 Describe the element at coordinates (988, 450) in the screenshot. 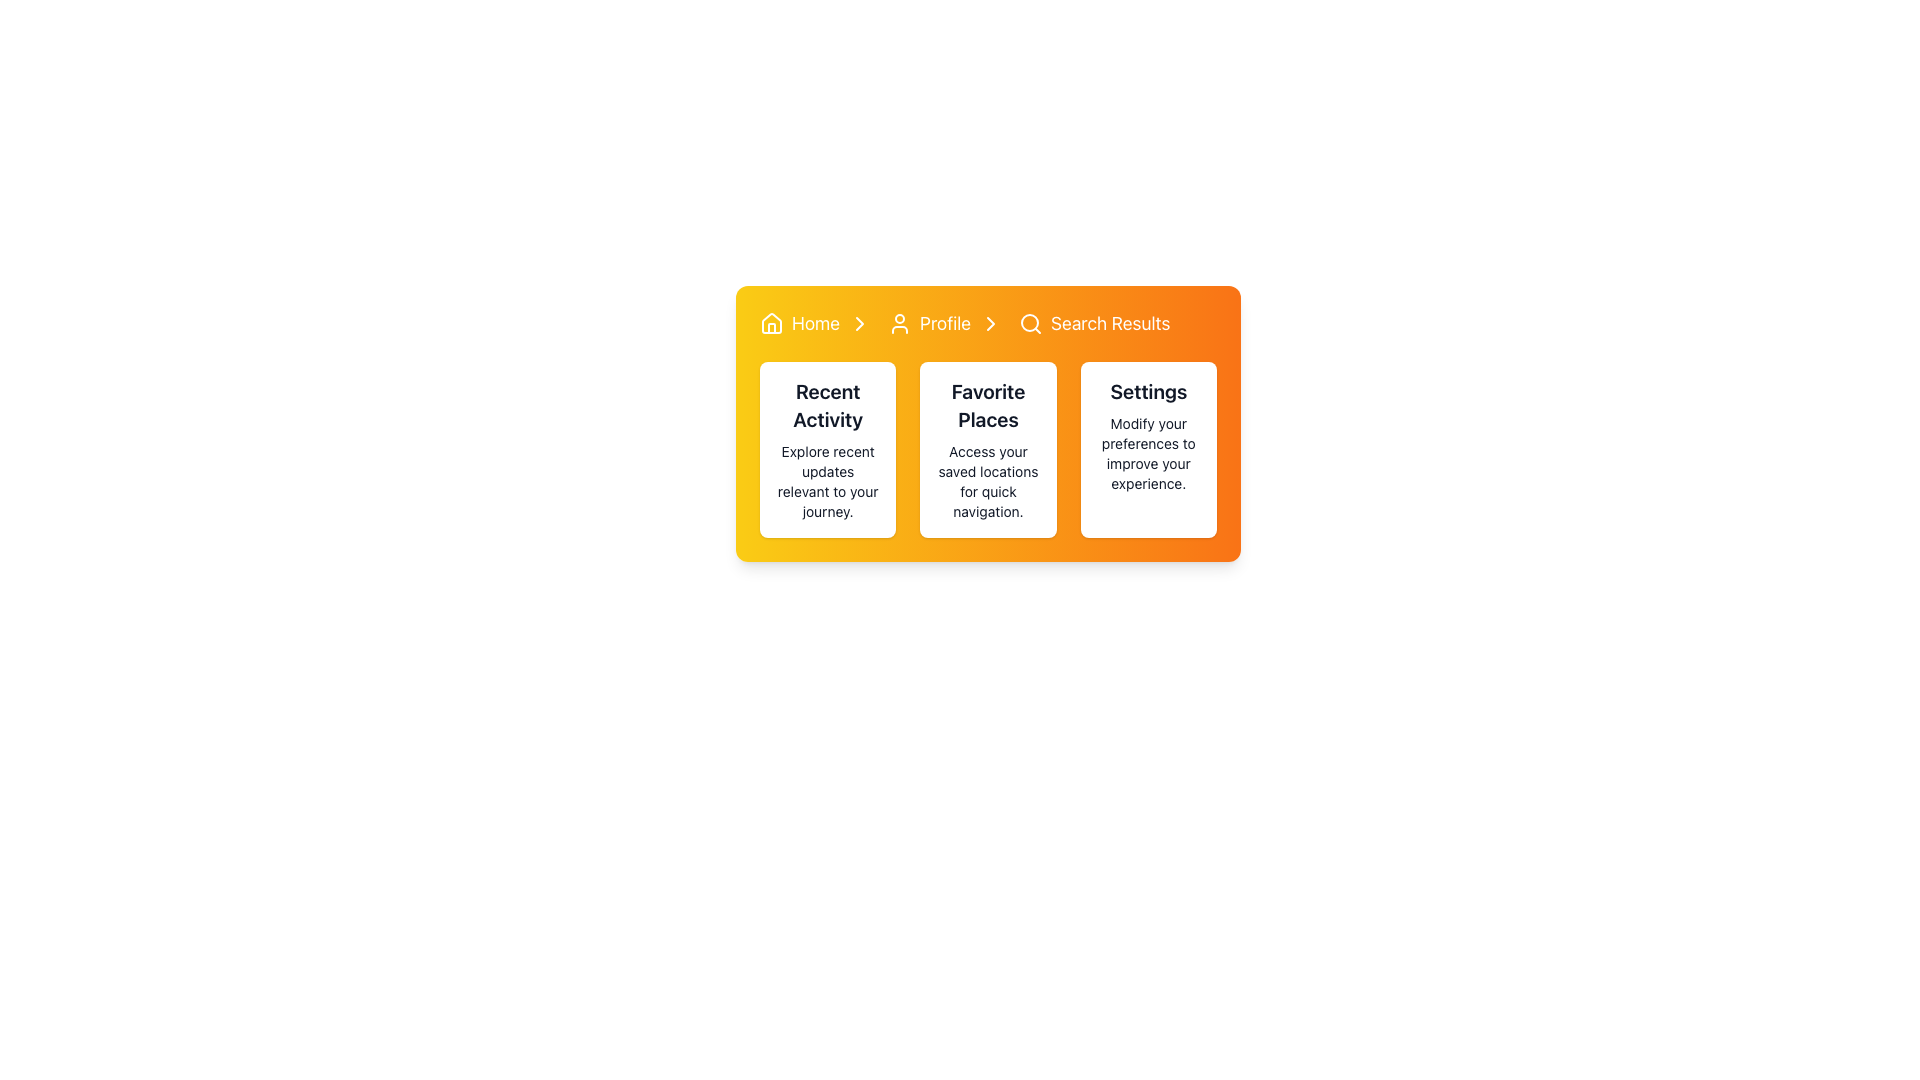

I see `the middle Informational Card in the grid that provides access to saved locations for quick navigation` at that location.